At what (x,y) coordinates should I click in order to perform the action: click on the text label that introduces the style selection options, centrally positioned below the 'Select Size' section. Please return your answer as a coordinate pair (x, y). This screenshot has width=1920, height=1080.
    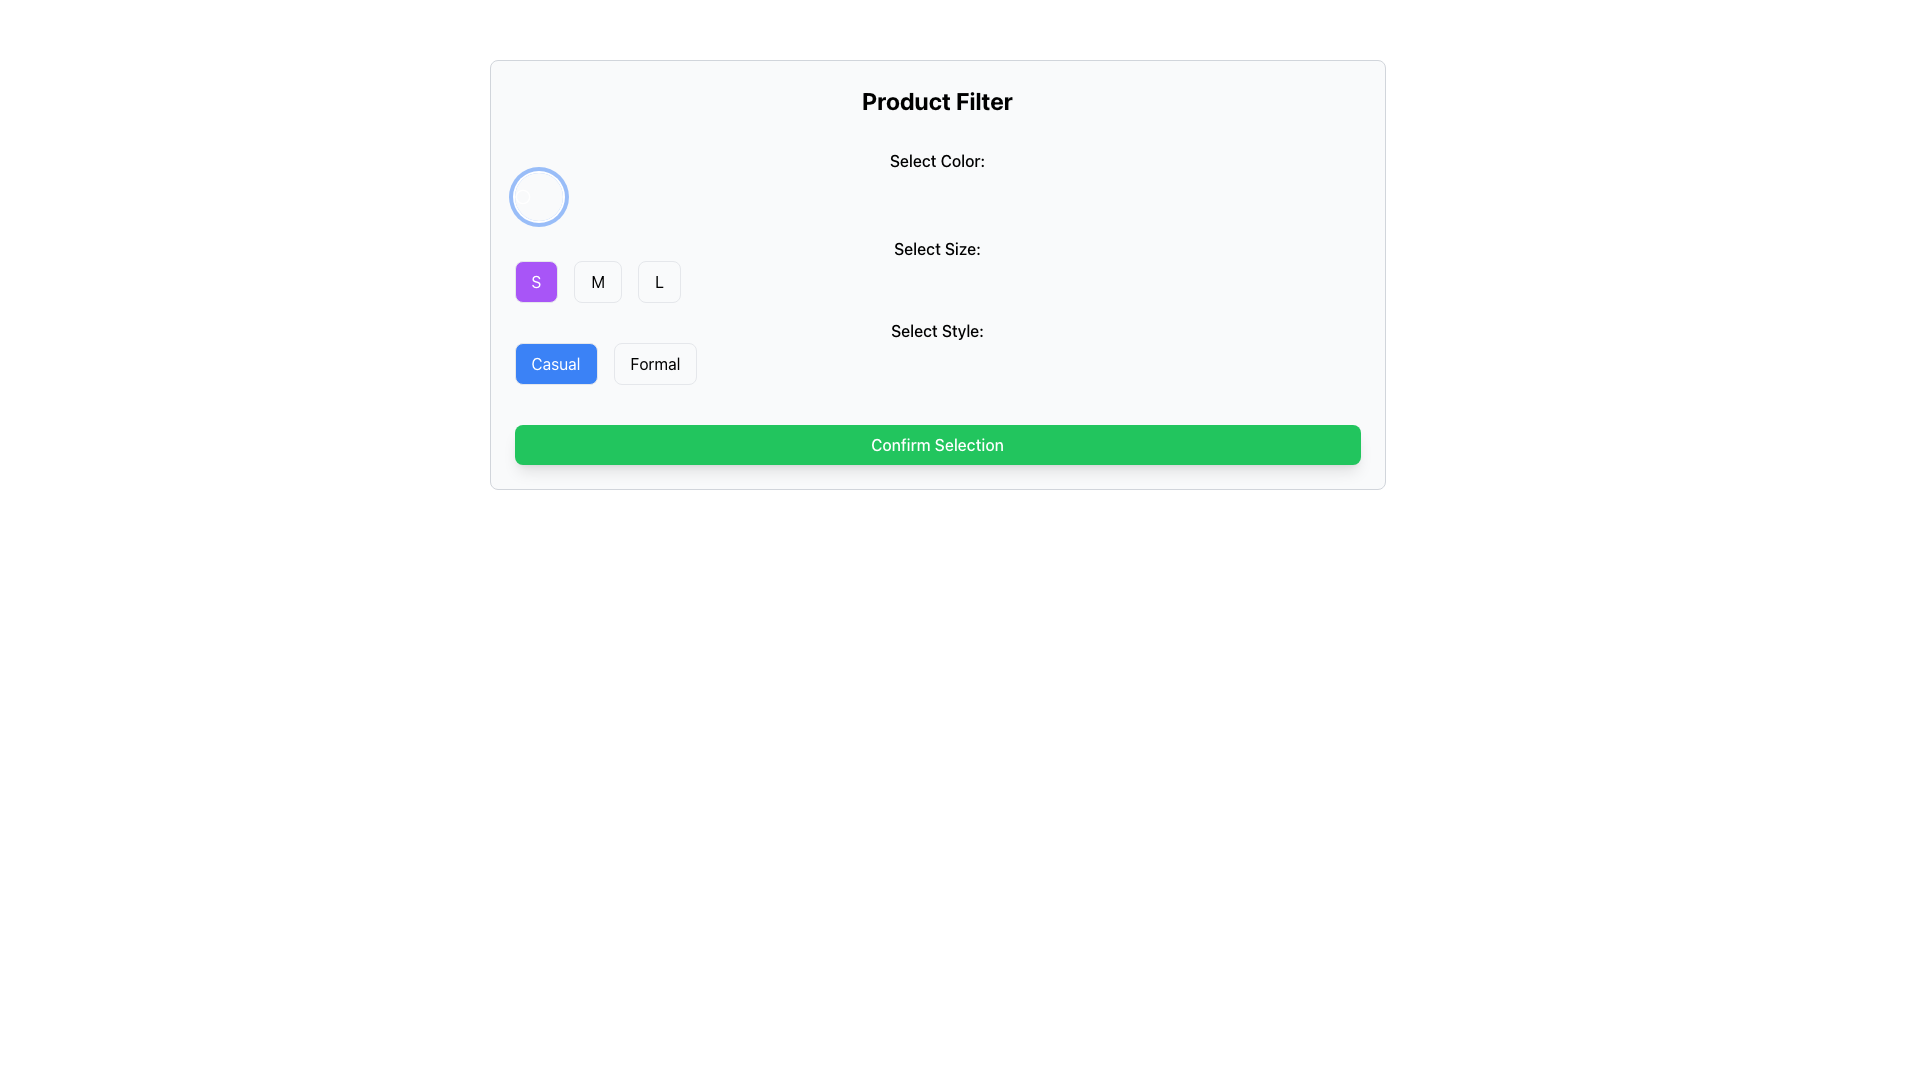
    Looking at the image, I should click on (936, 330).